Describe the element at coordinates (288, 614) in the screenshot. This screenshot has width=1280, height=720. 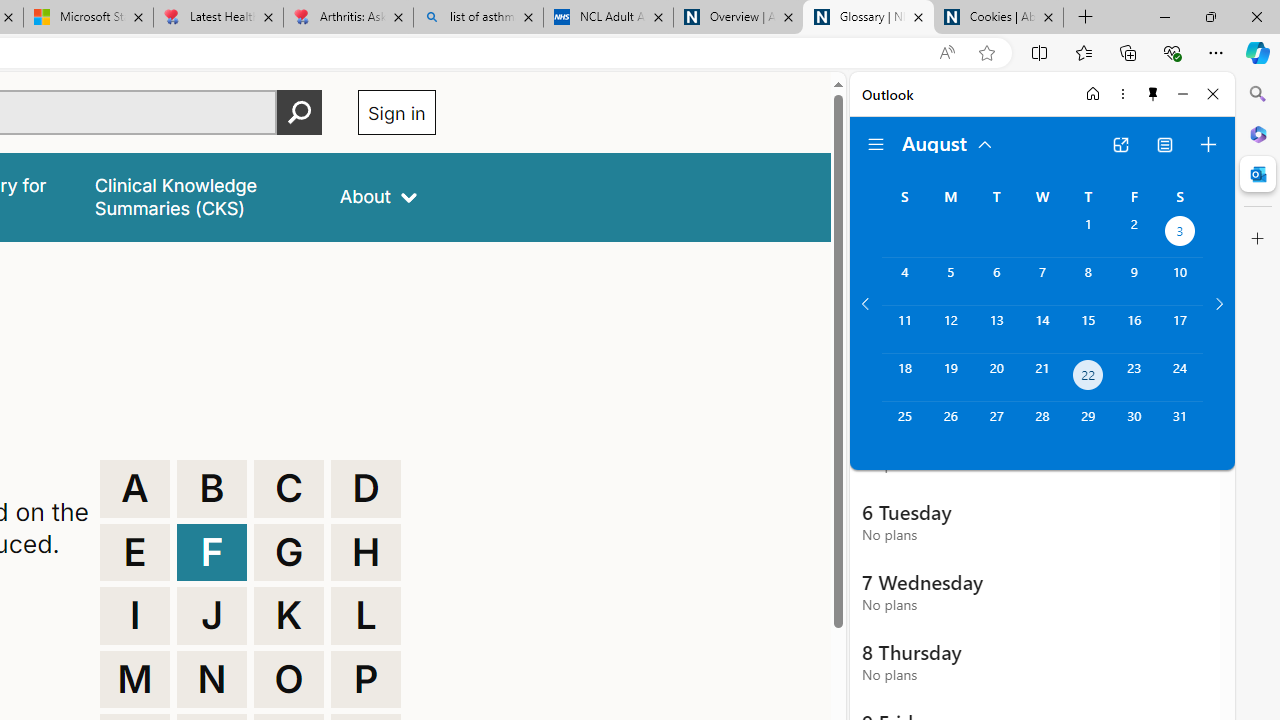
I see `'K'` at that location.